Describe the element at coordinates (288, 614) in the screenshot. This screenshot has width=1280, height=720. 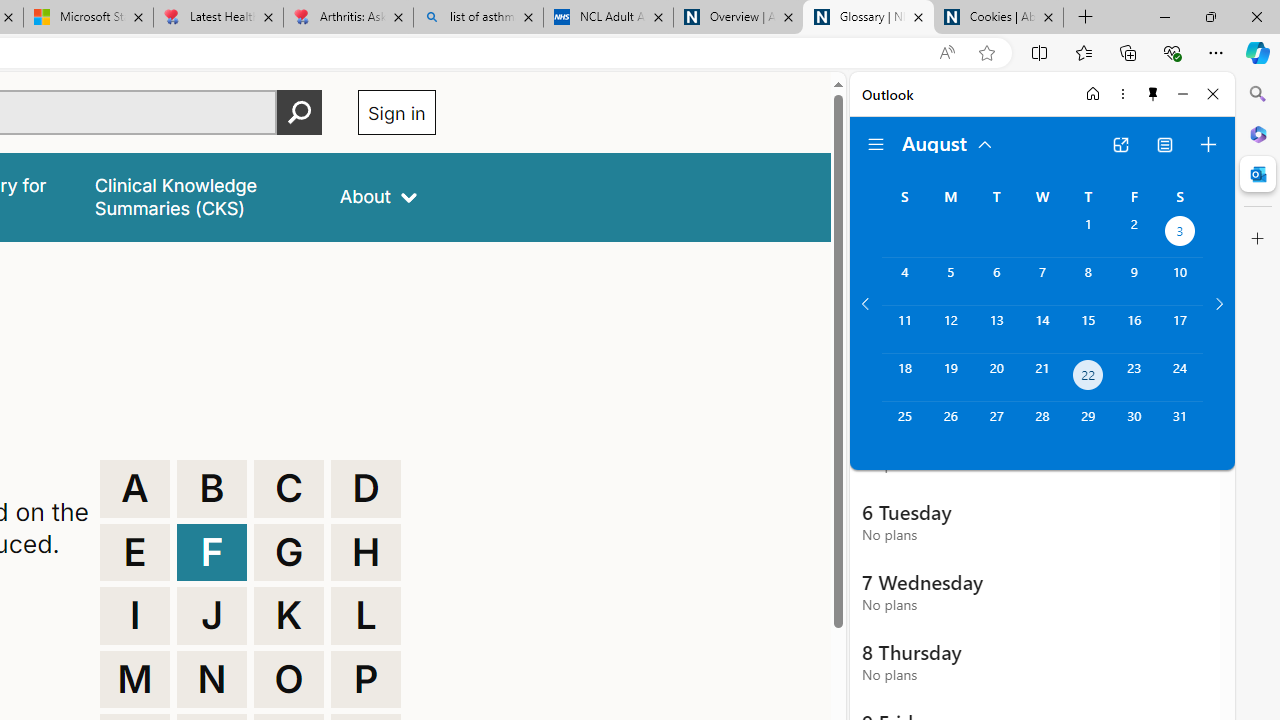
I see `'K'` at that location.